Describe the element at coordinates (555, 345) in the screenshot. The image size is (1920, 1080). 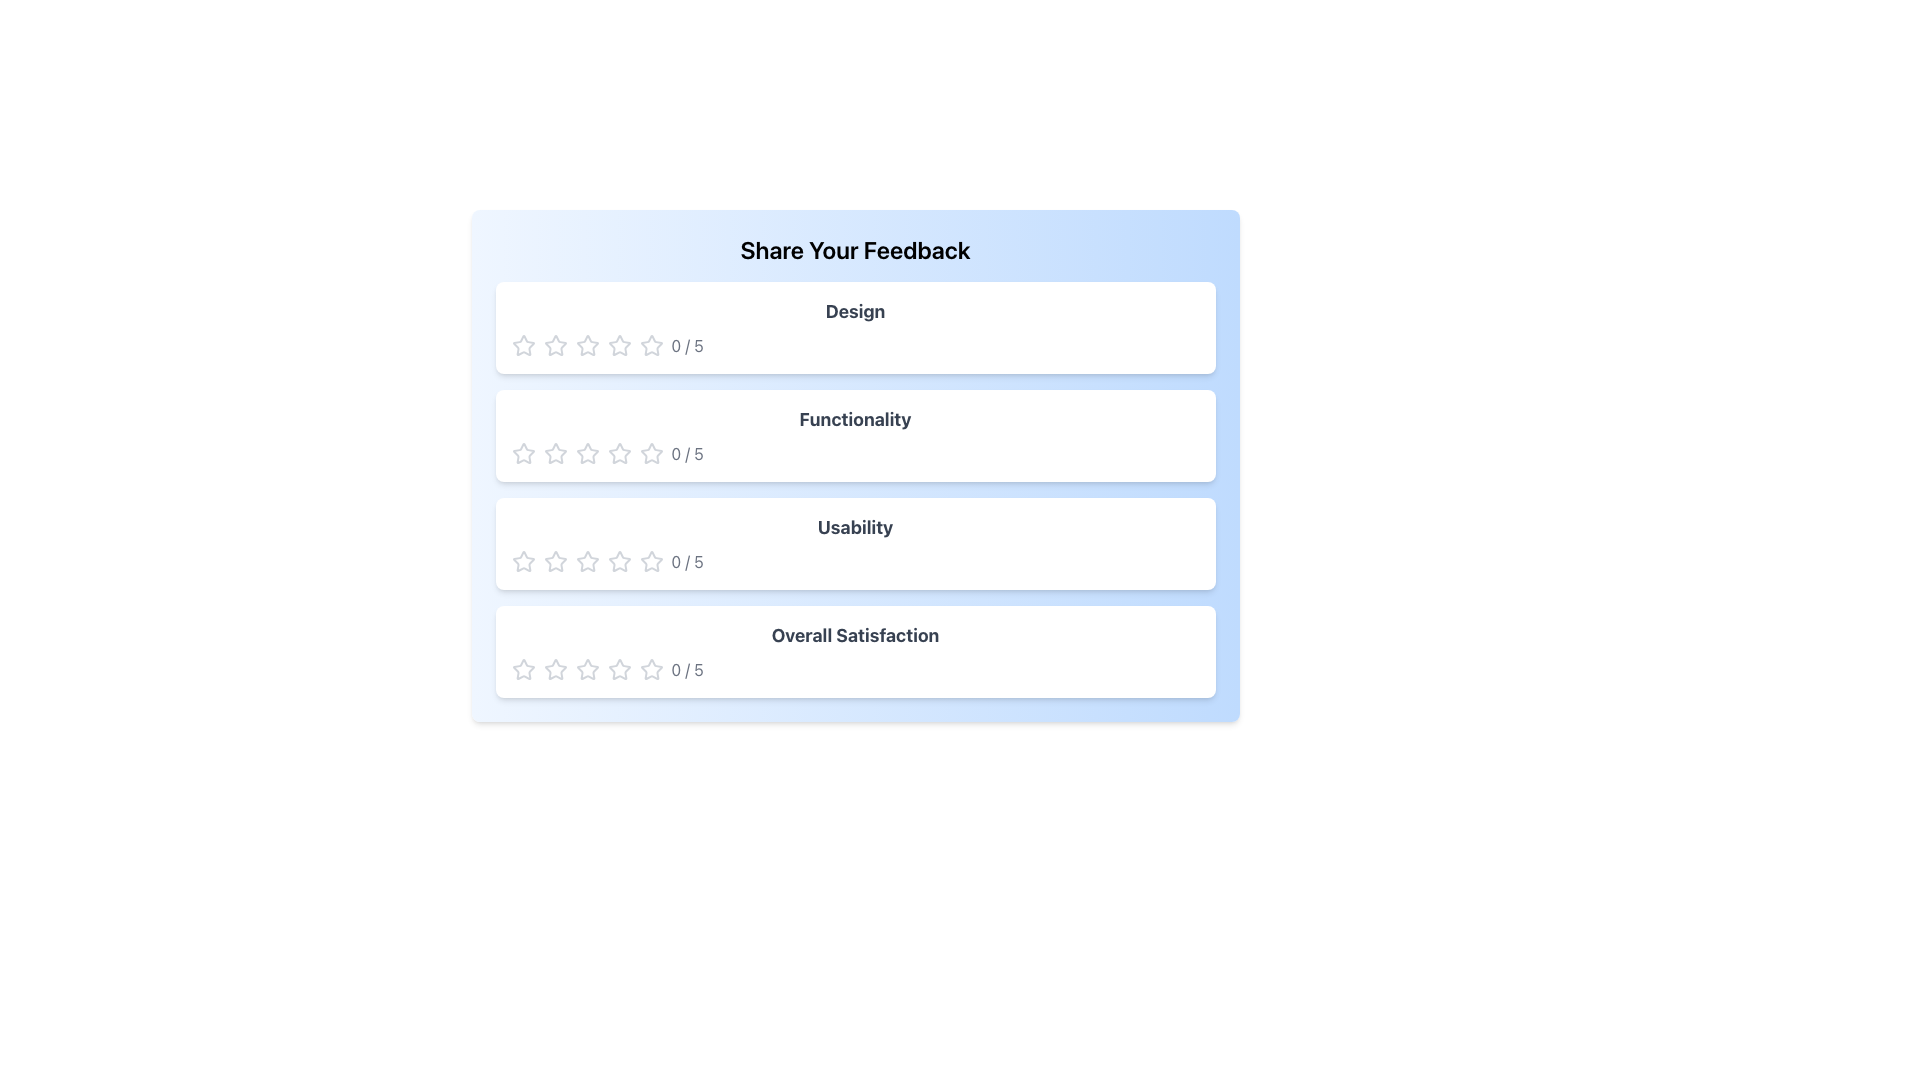
I see `the second star icon` at that location.